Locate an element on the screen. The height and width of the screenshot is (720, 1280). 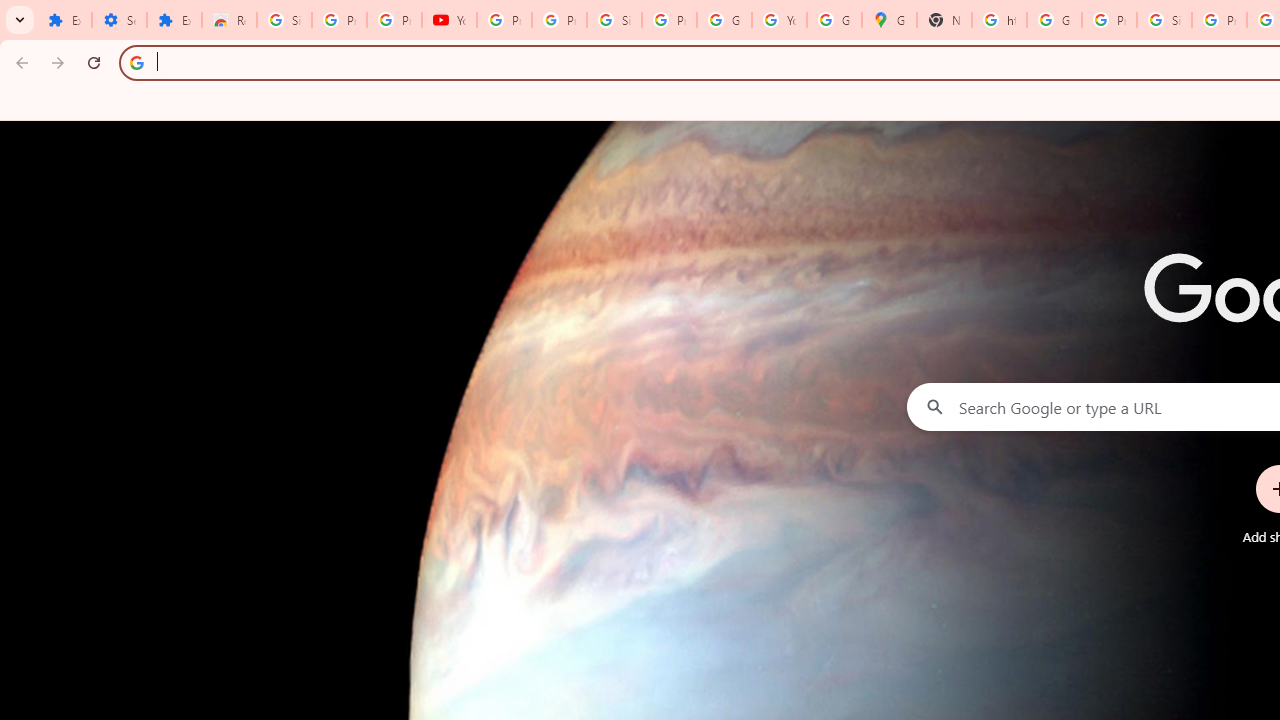
'https://scholar.google.com/' is located at coordinates (999, 20).